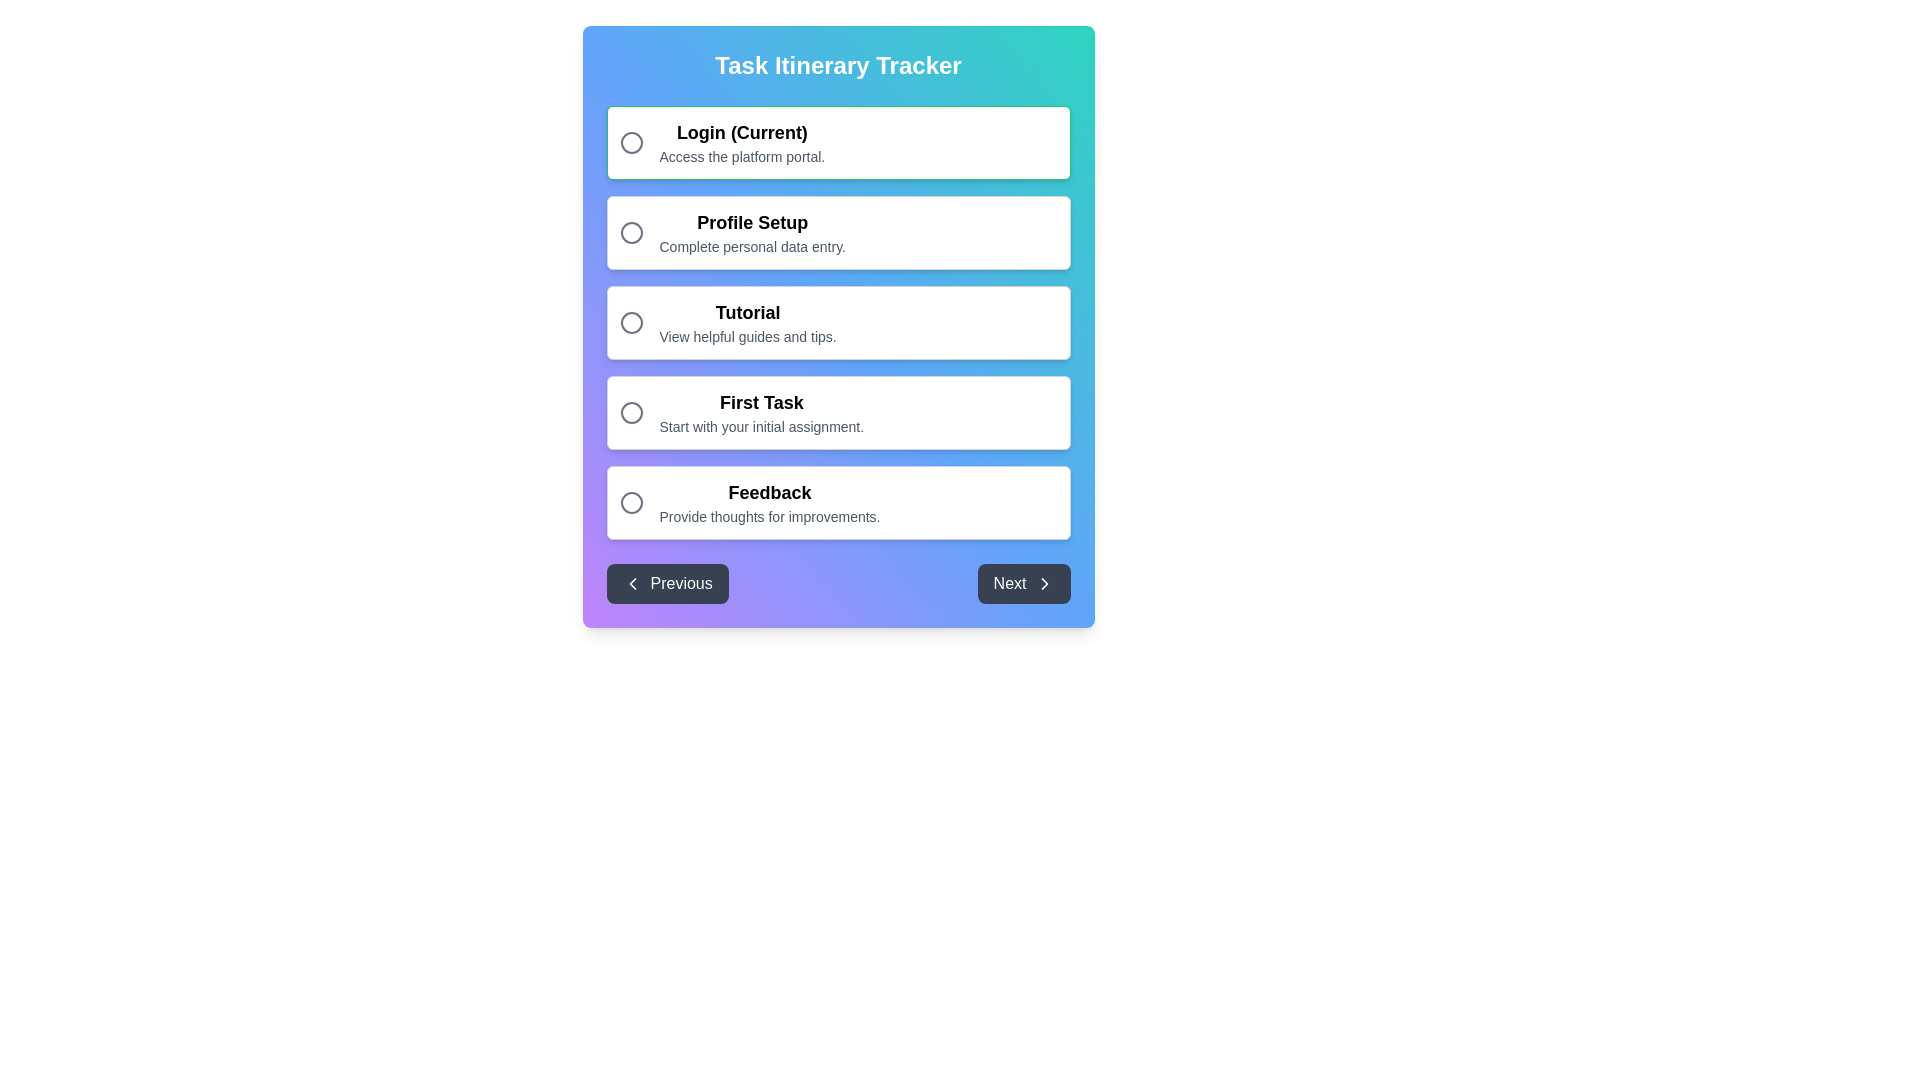 Image resolution: width=1920 pixels, height=1080 pixels. I want to click on the guidance text label located below the 'Feedback' header in the 'Task Itinerary Tracker' section, so click(768, 515).